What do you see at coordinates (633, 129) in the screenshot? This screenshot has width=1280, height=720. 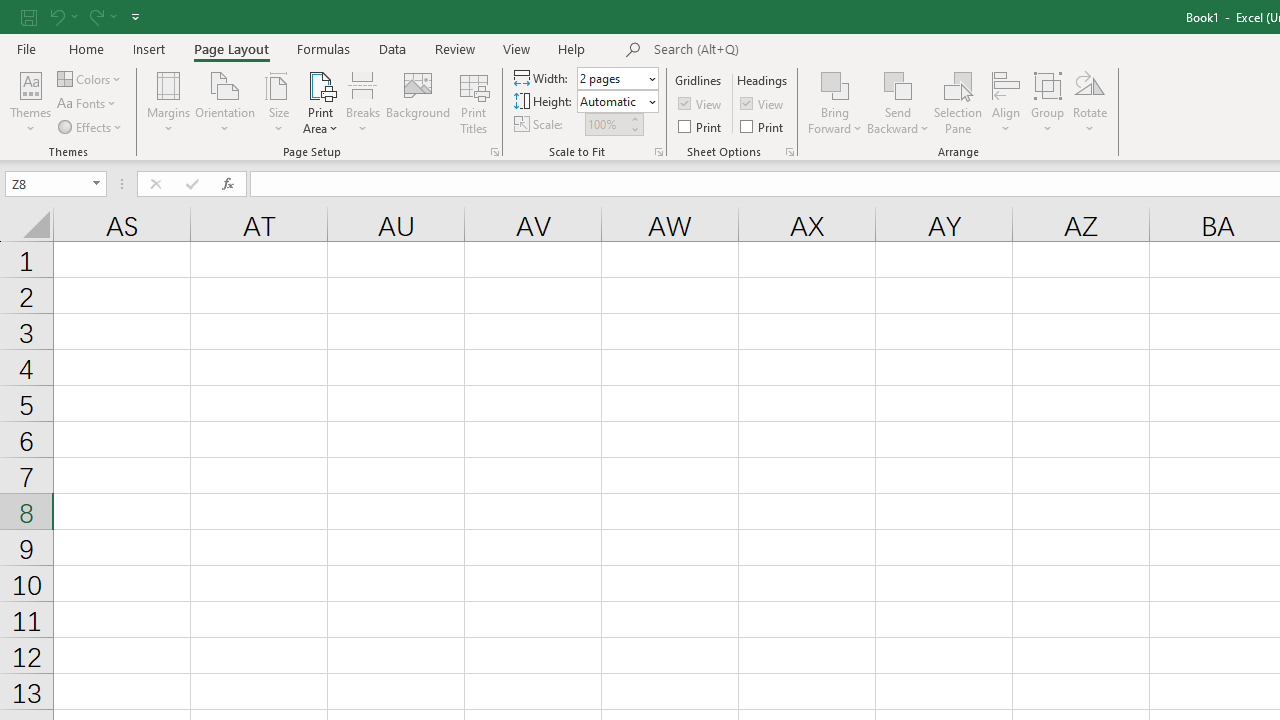 I see `'Less'` at bounding box center [633, 129].